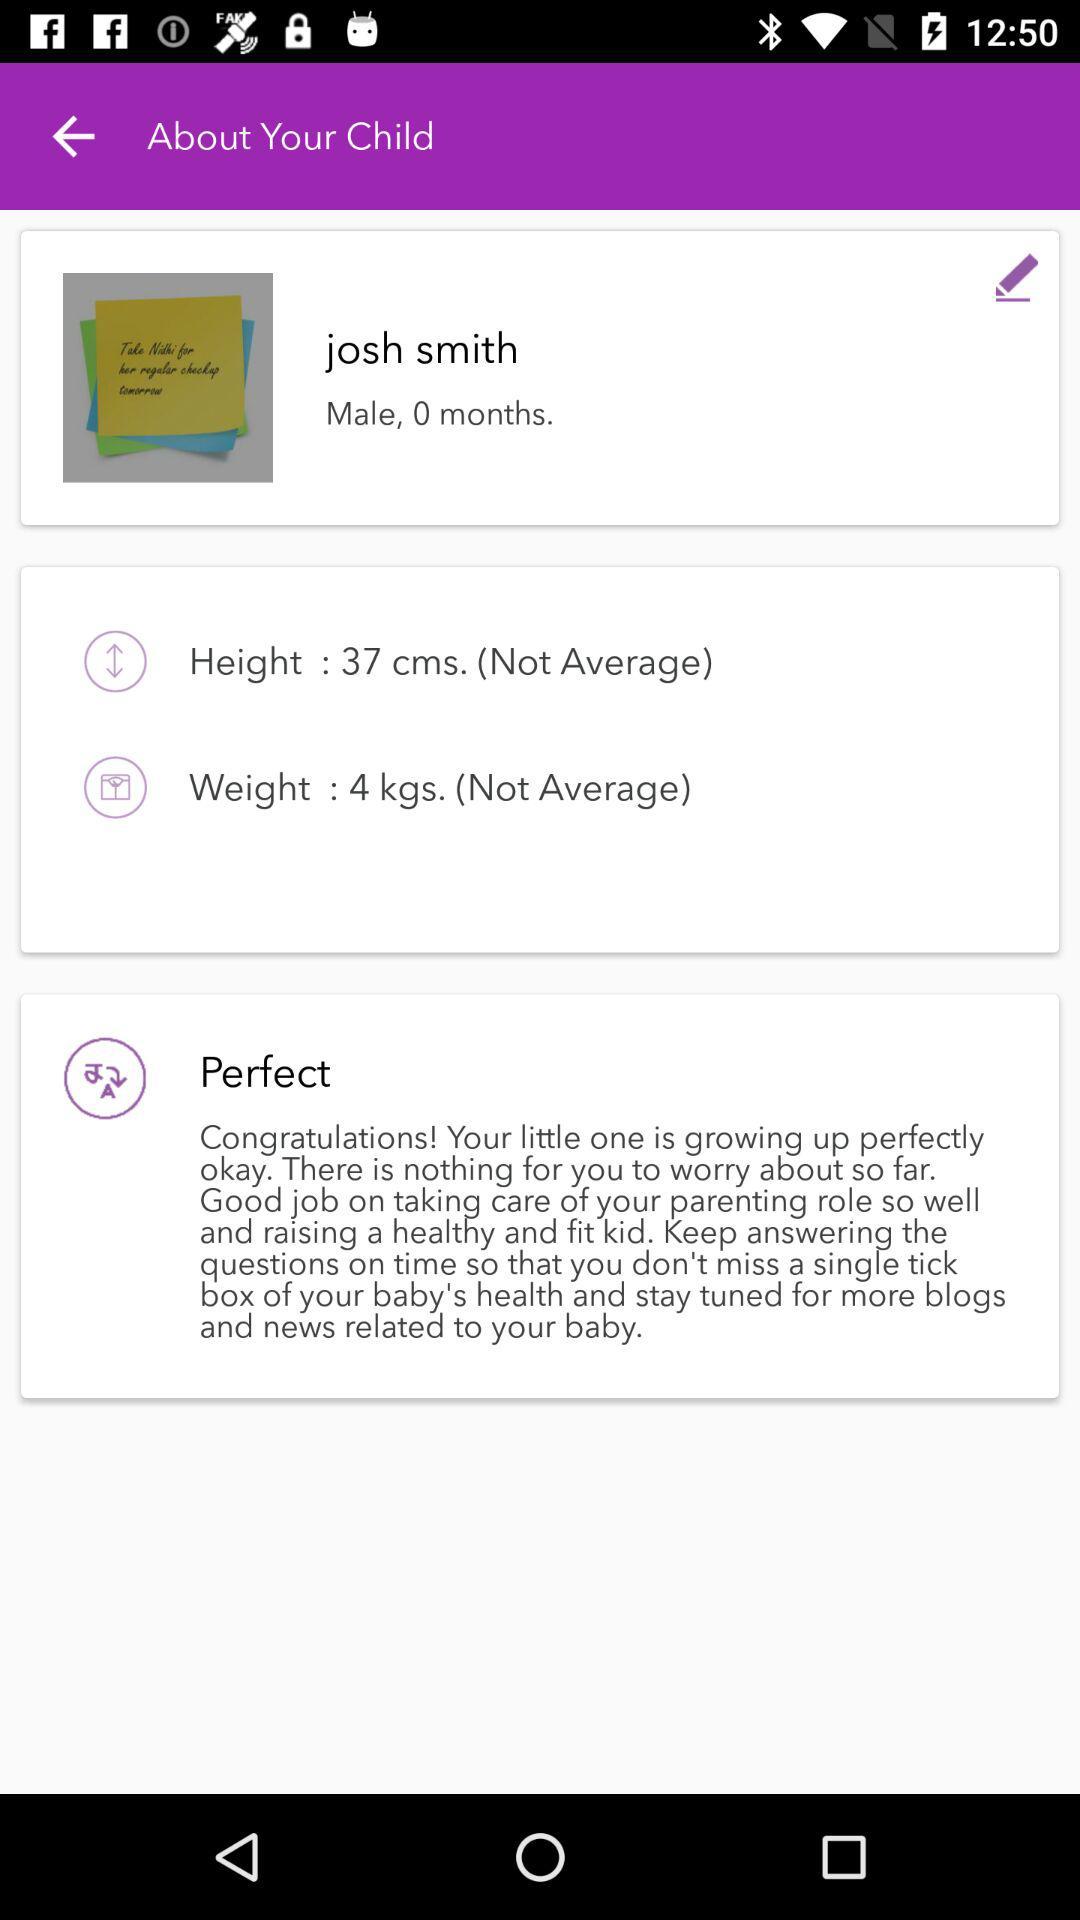 The width and height of the screenshot is (1080, 1920). What do you see at coordinates (601, 1071) in the screenshot?
I see `item above the congratulations your little` at bounding box center [601, 1071].